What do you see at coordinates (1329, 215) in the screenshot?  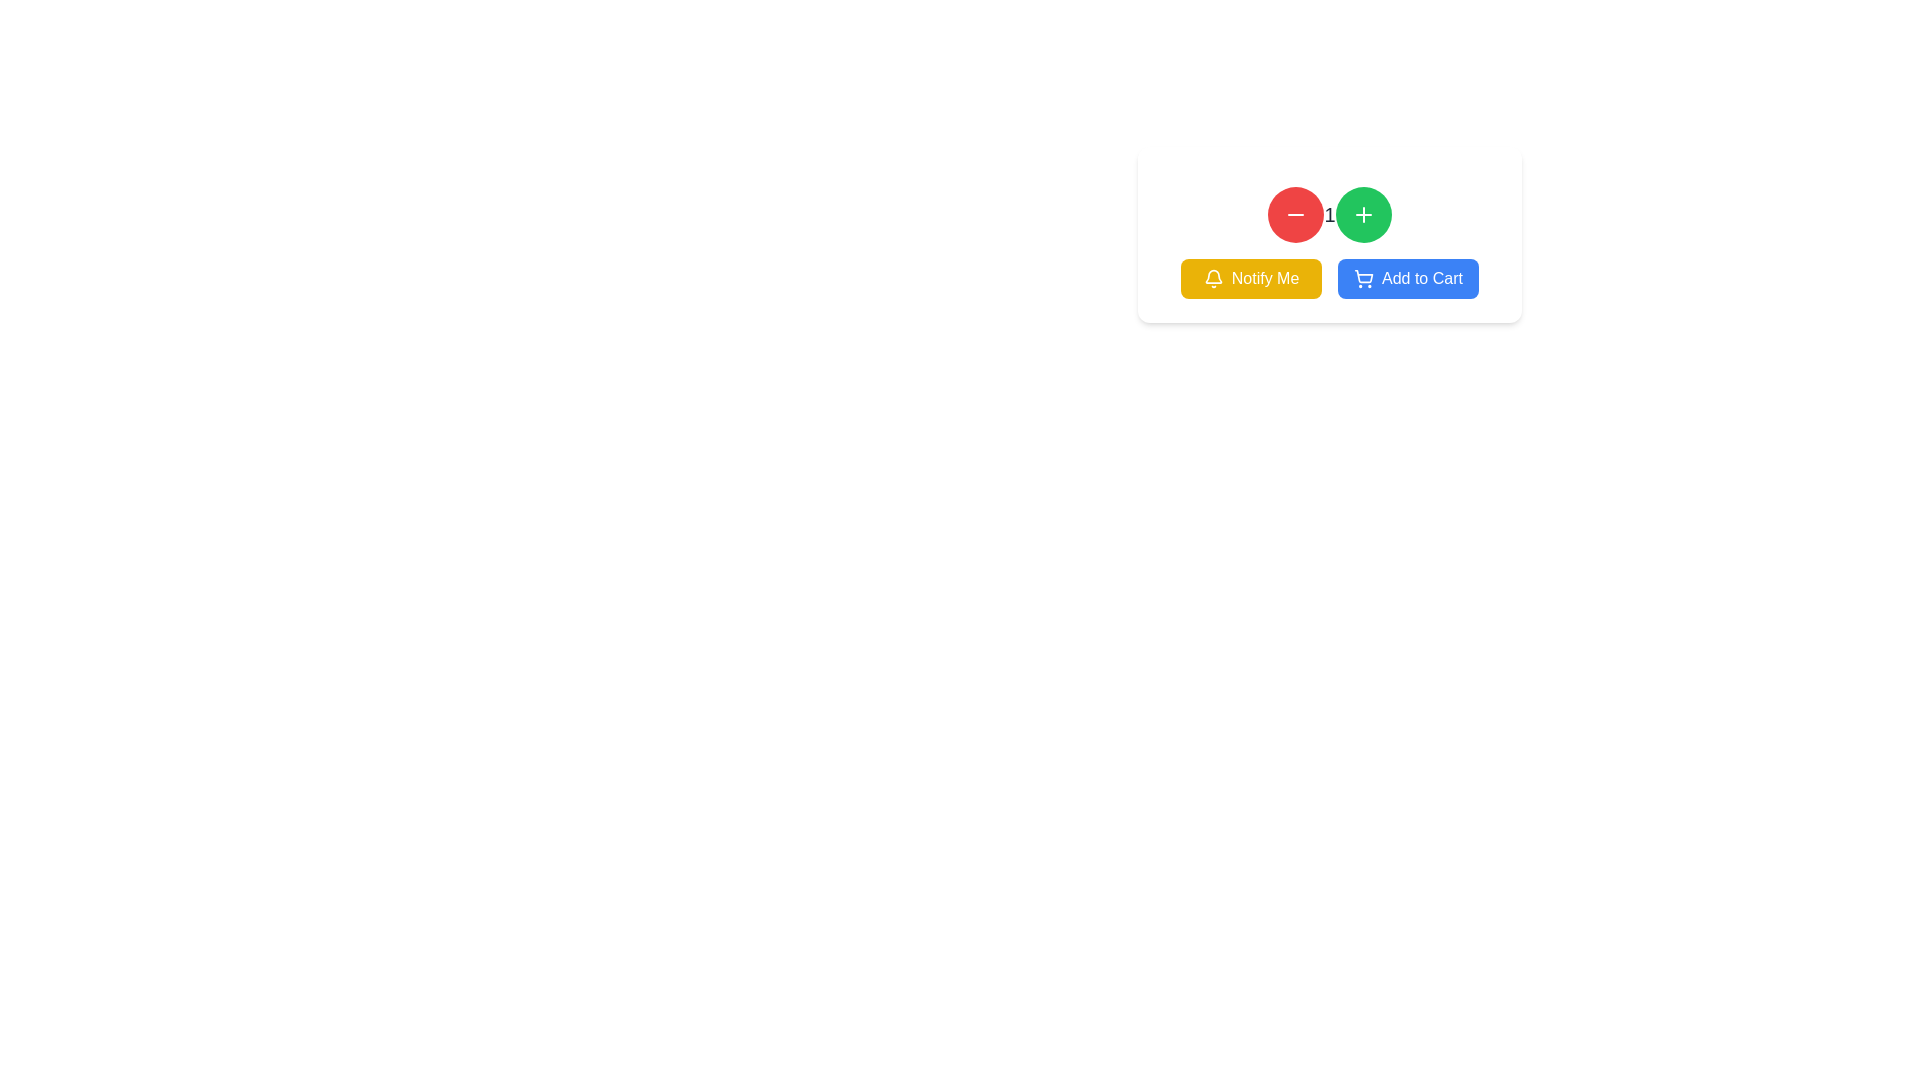 I see `the Label or Text Display that shows the current count or quantity, positioned between the decrement and increment buttons` at bounding box center [1329, 215].